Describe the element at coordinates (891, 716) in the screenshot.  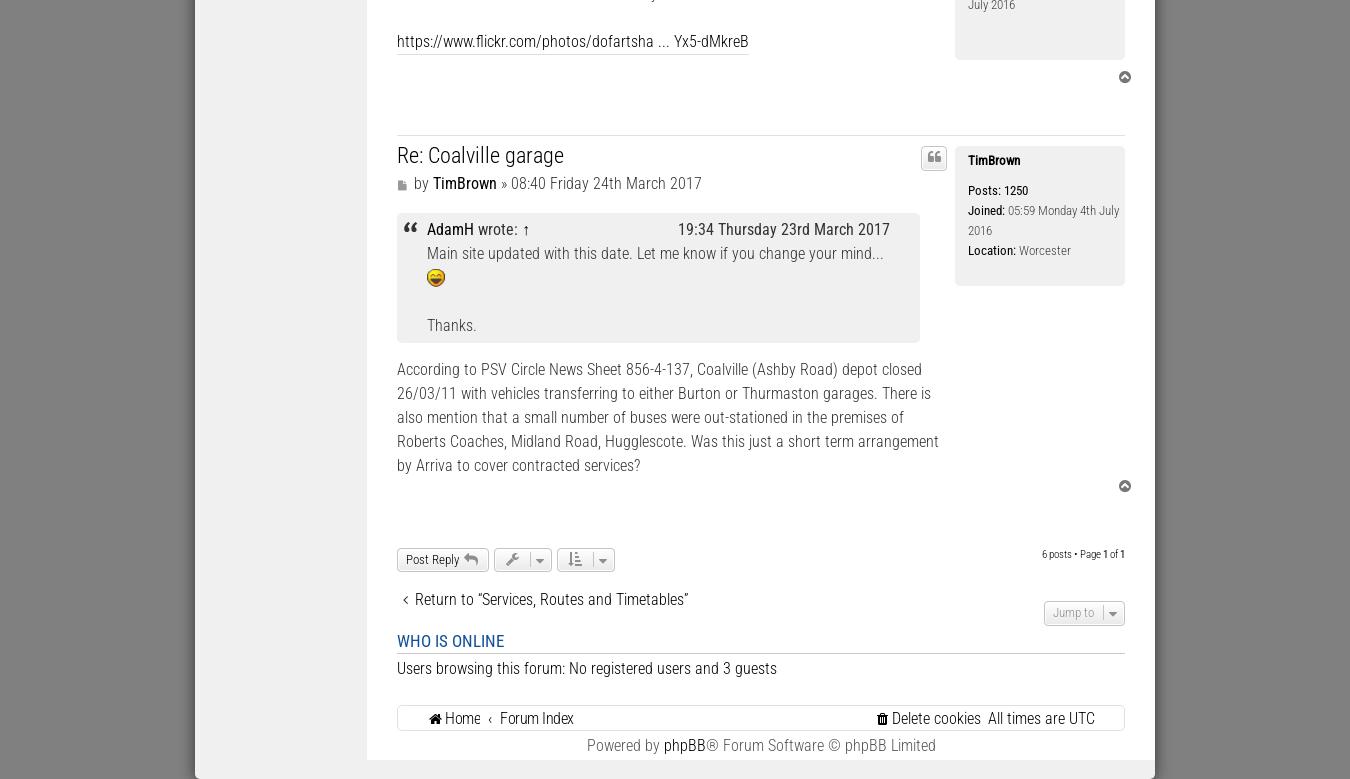
I see `'Delete cookies'` at that location.